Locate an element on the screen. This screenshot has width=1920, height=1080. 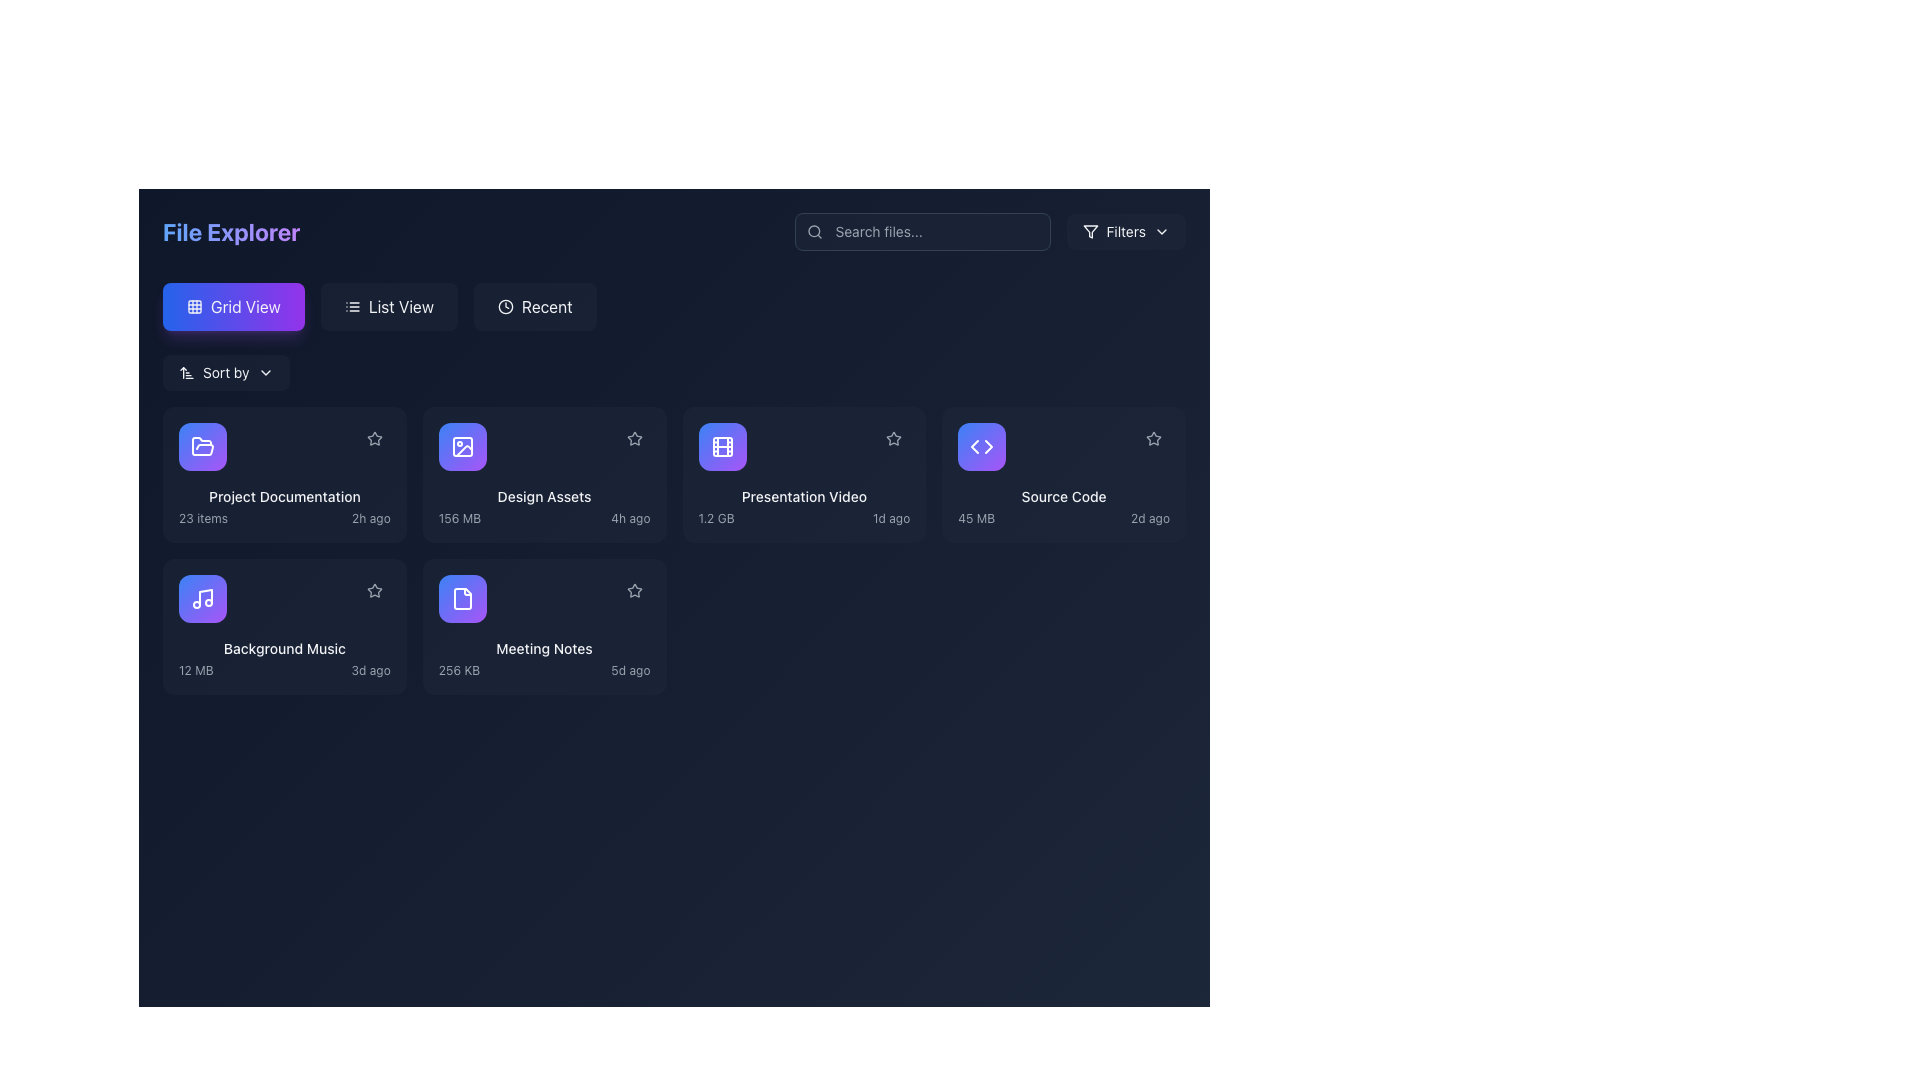
the static text label displaying '1.2 GB', which is positioned to the left of '1d ago' in the third item of the grid's top row is located at coordinates (716, 518).